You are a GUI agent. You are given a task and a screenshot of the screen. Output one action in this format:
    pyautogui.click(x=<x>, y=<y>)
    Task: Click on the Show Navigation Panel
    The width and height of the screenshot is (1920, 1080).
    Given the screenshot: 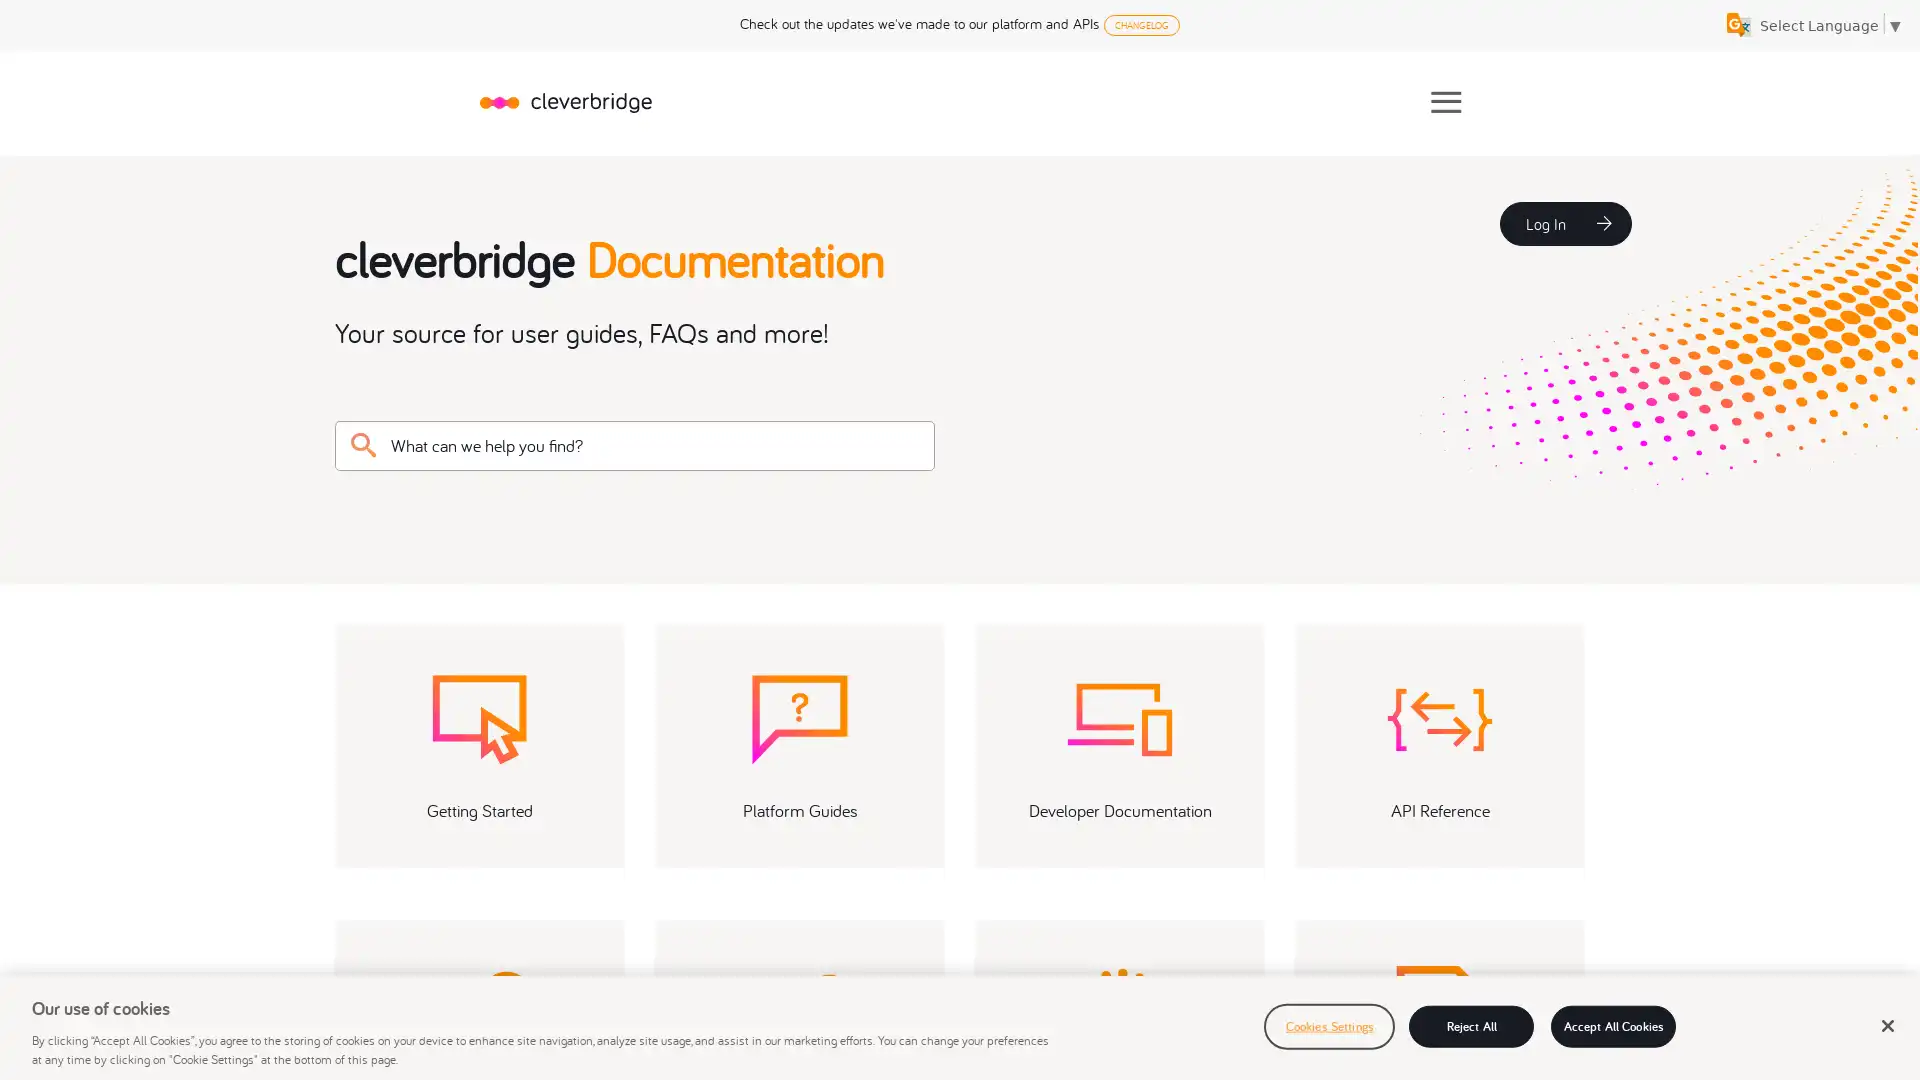 What is the action you would take?
    pyautogui.click(x=1445, y=101)
    